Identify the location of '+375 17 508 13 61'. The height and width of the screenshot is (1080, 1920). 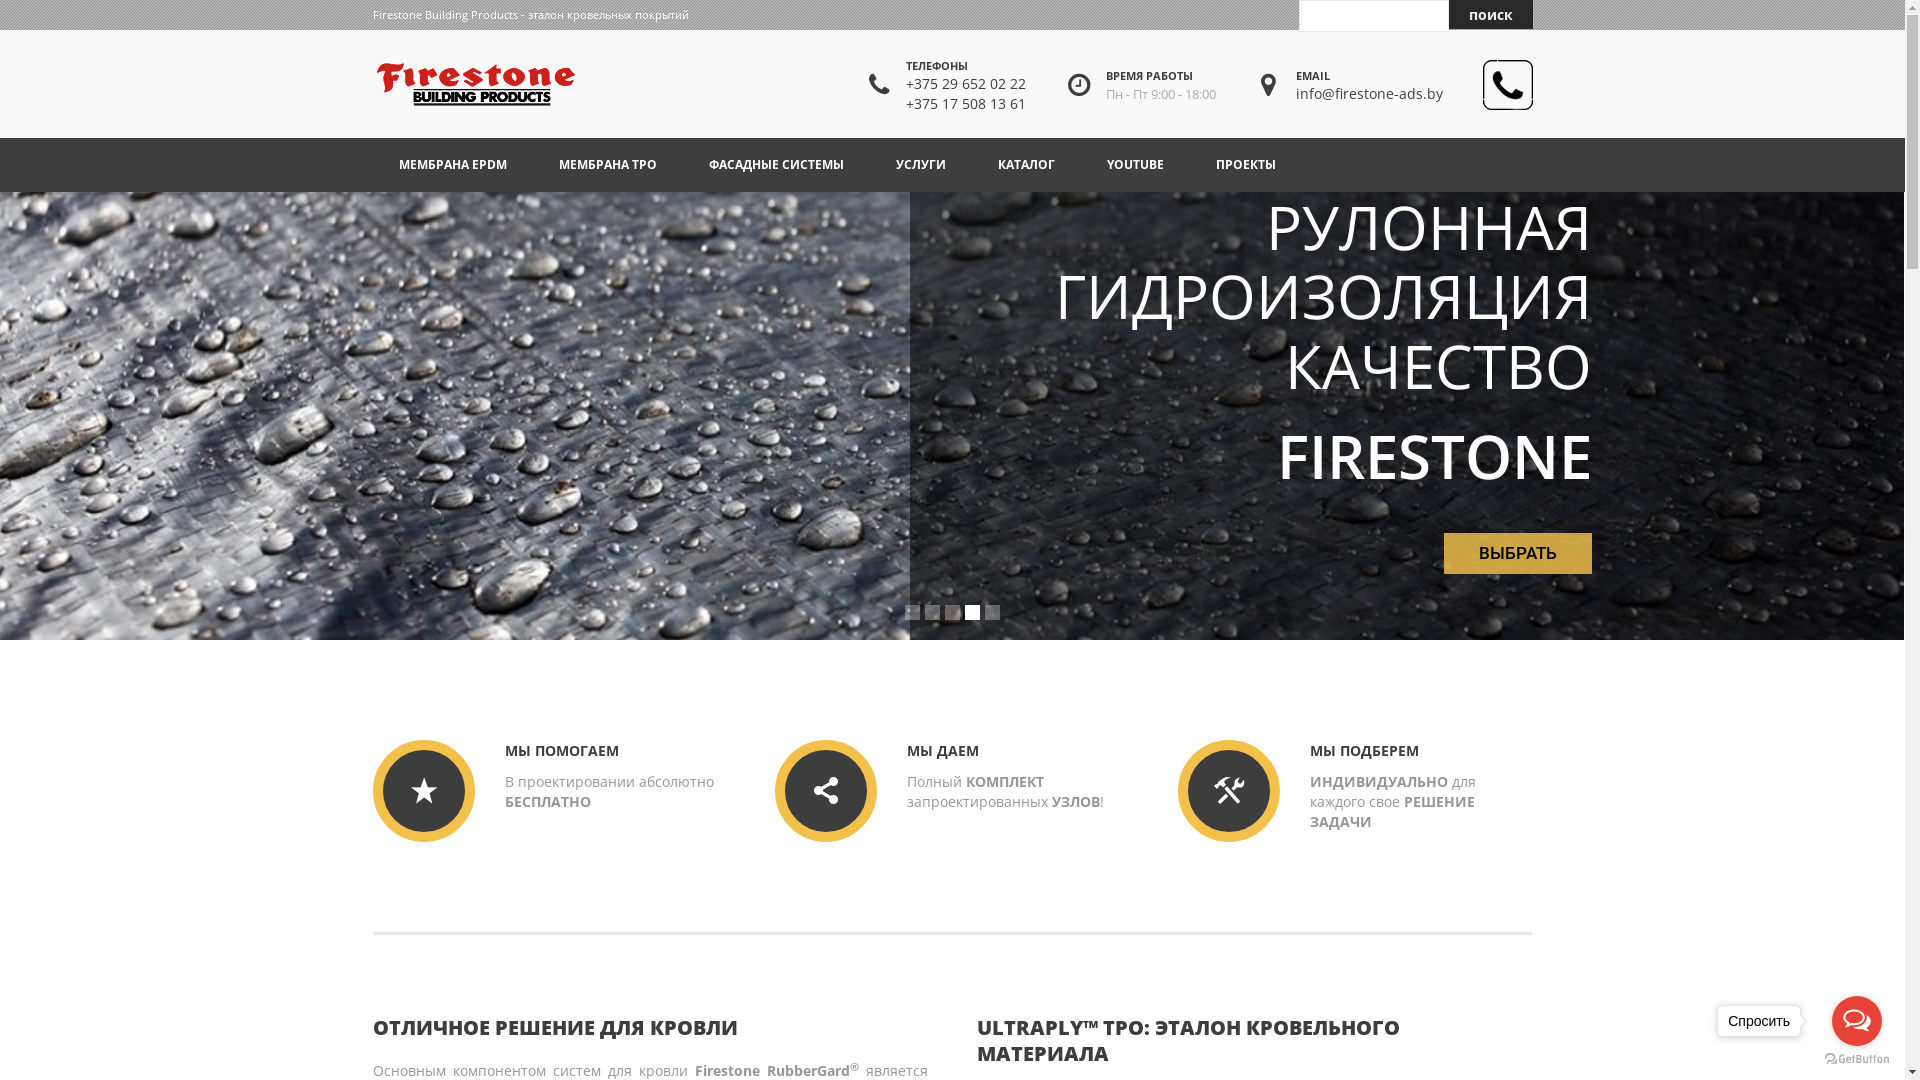
(905, 103).